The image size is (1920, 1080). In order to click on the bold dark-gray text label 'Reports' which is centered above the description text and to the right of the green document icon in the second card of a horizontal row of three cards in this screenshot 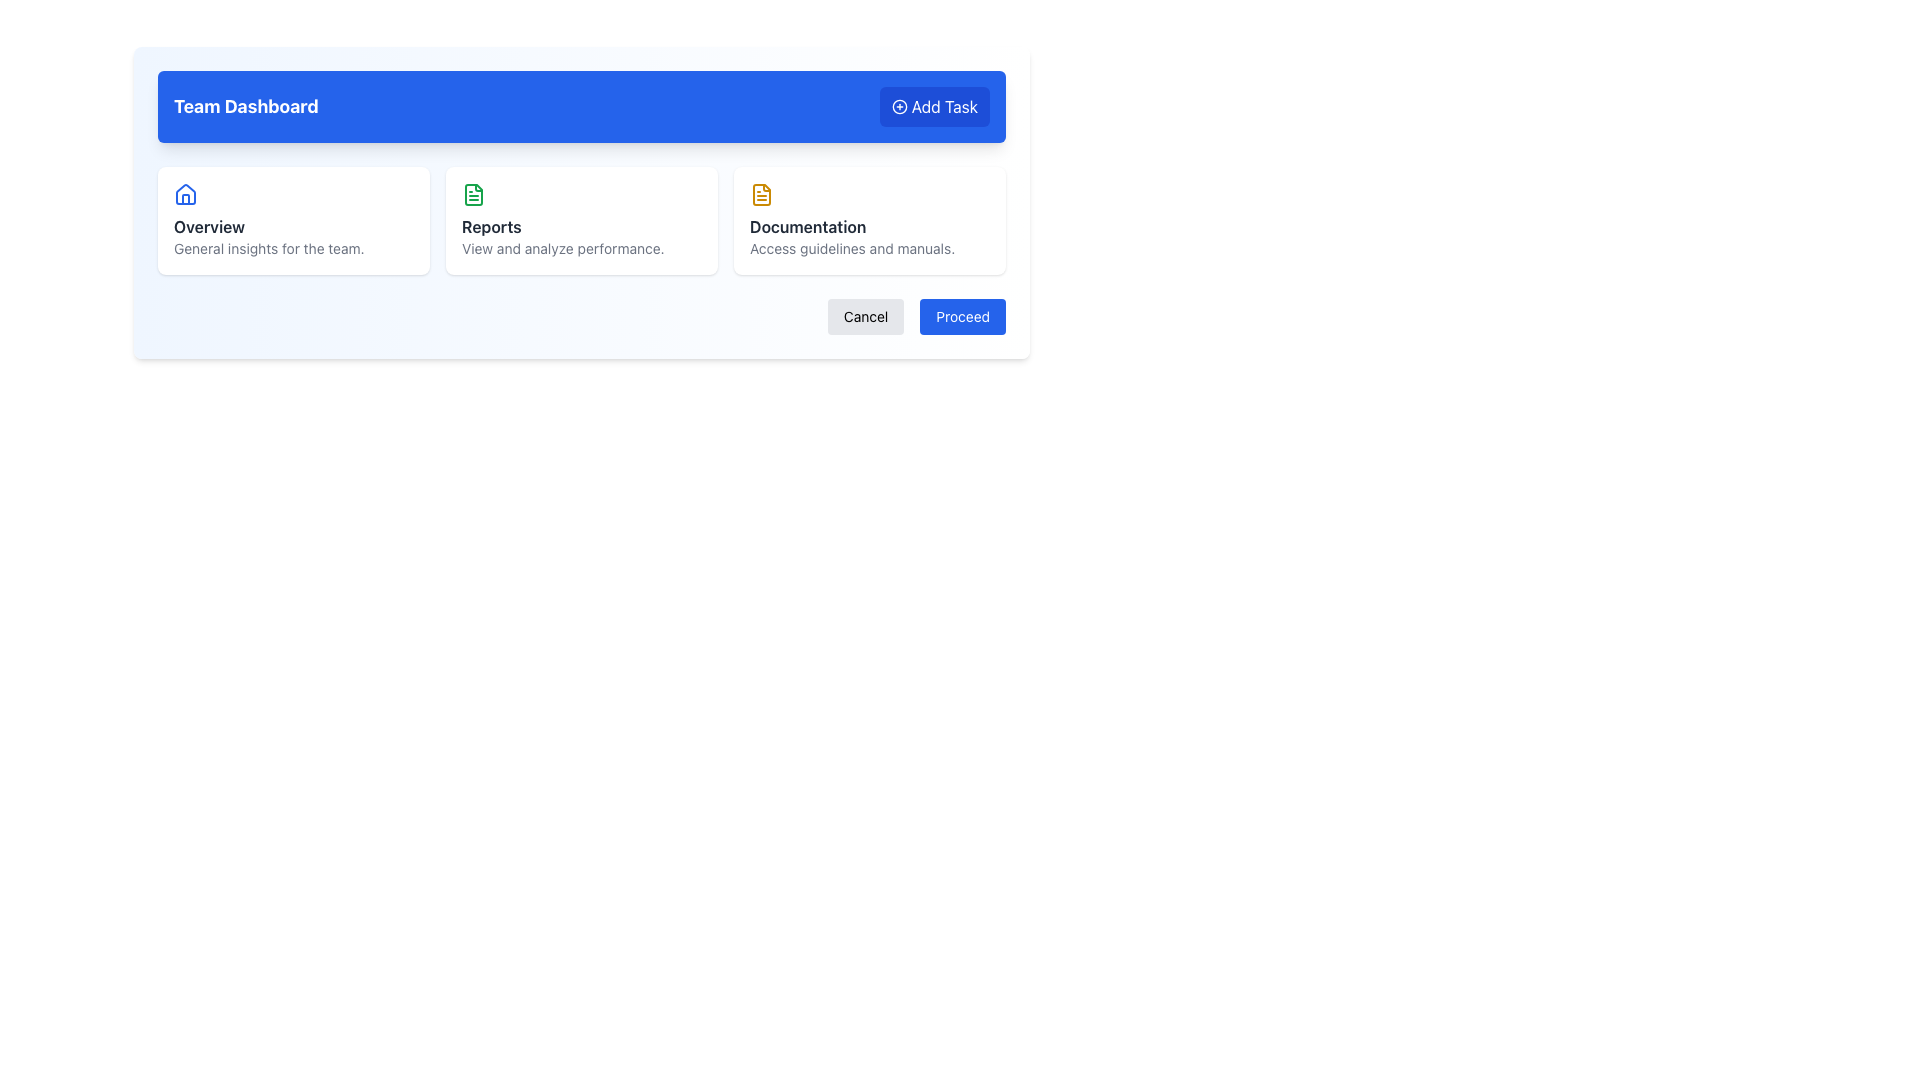, I will do `click(491, 226)`.